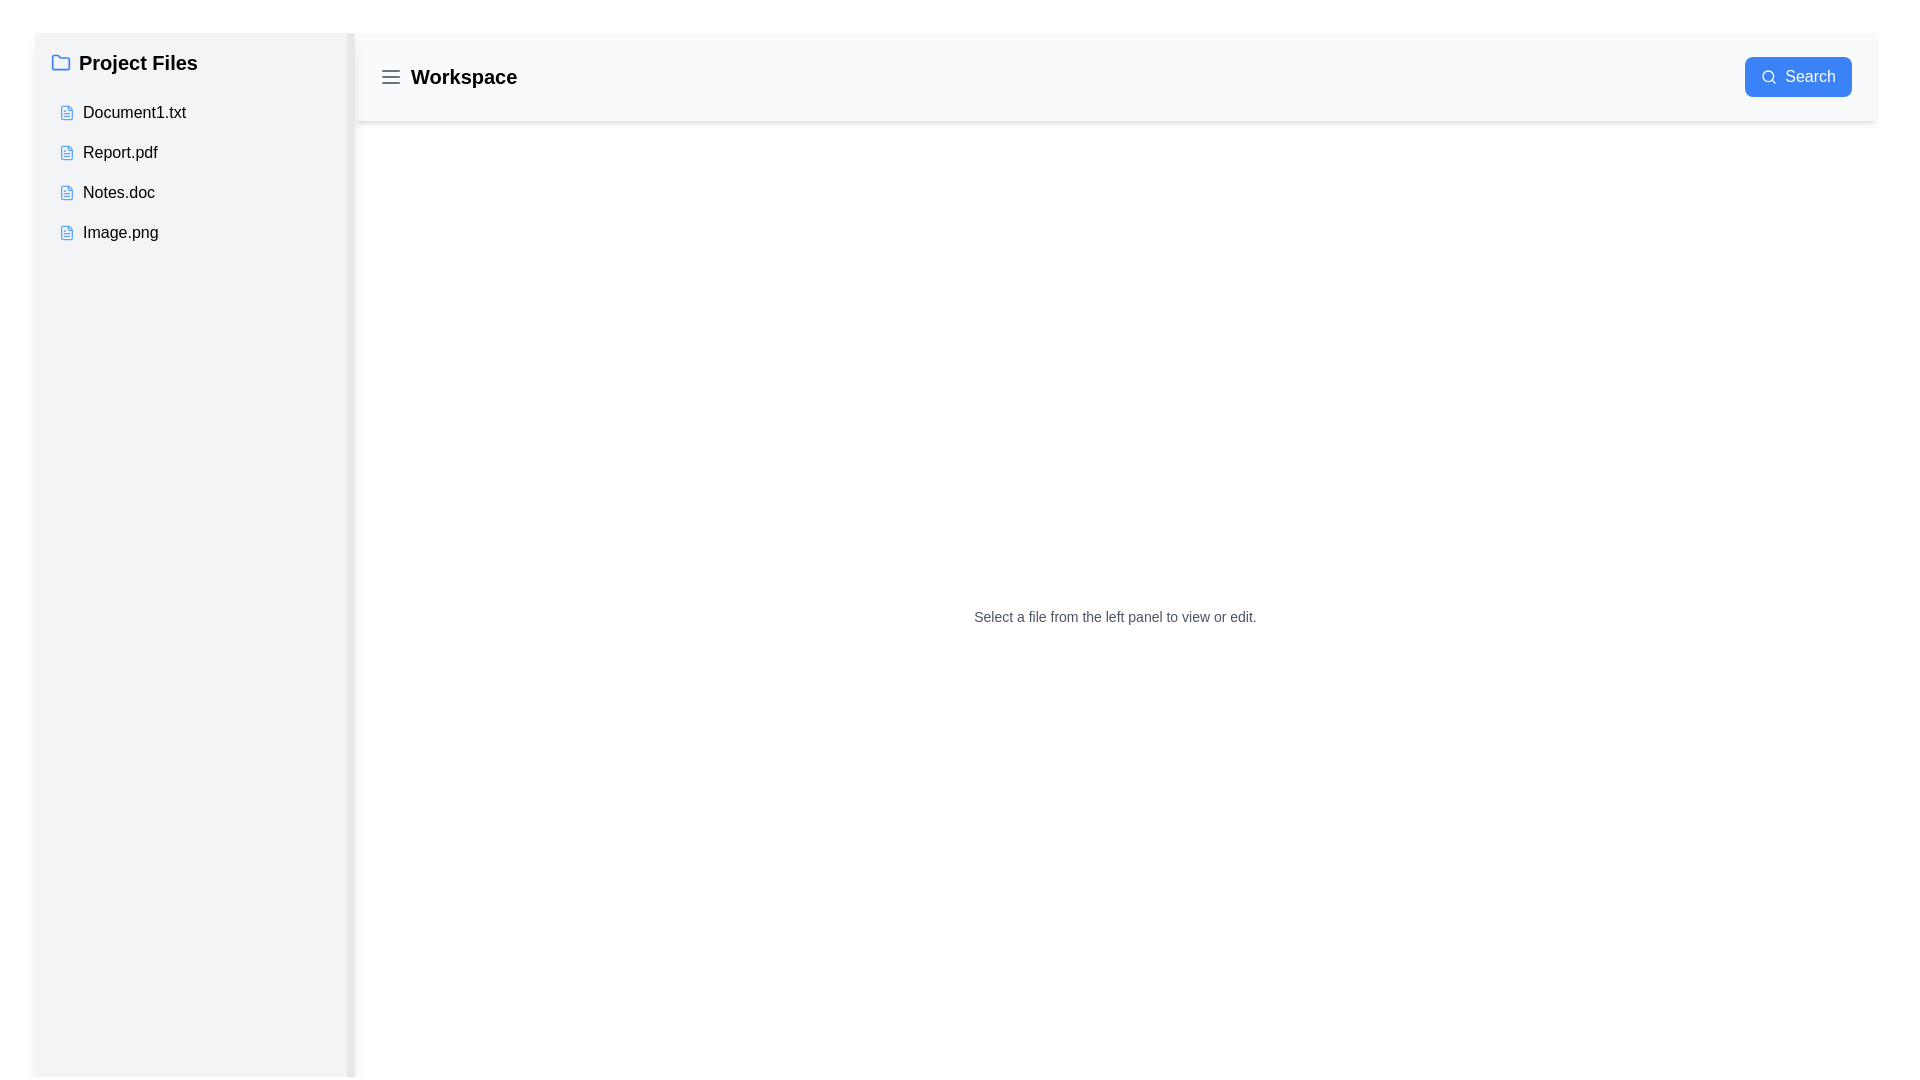 This screenshot has height=1080, width=1920. Describe the element at coordinates (195, 231) in the screenshot. I see `the fourth Clickable File Entry labeled 'Image.png'` at that location.